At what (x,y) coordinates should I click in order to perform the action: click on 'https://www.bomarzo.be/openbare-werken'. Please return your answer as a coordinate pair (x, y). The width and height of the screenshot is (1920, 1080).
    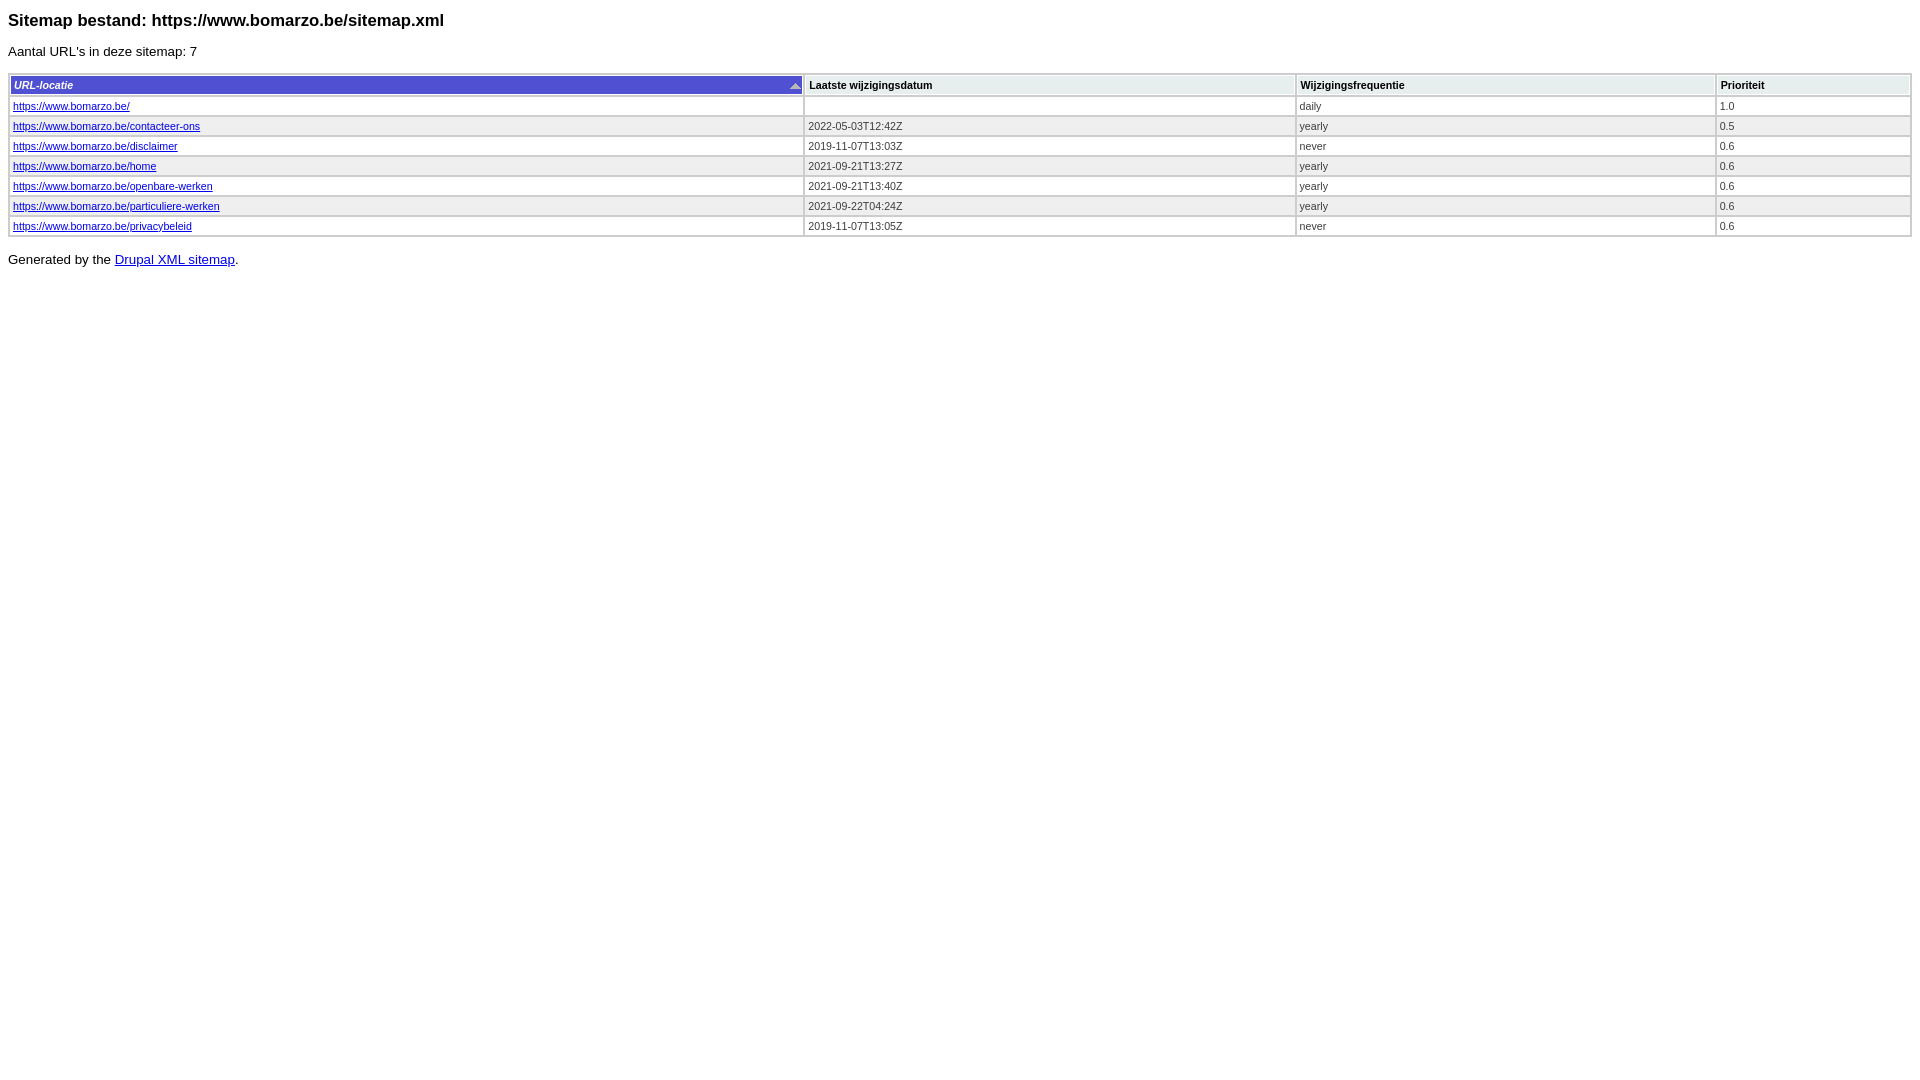
    Looking at the image, I should click on (13, 185).